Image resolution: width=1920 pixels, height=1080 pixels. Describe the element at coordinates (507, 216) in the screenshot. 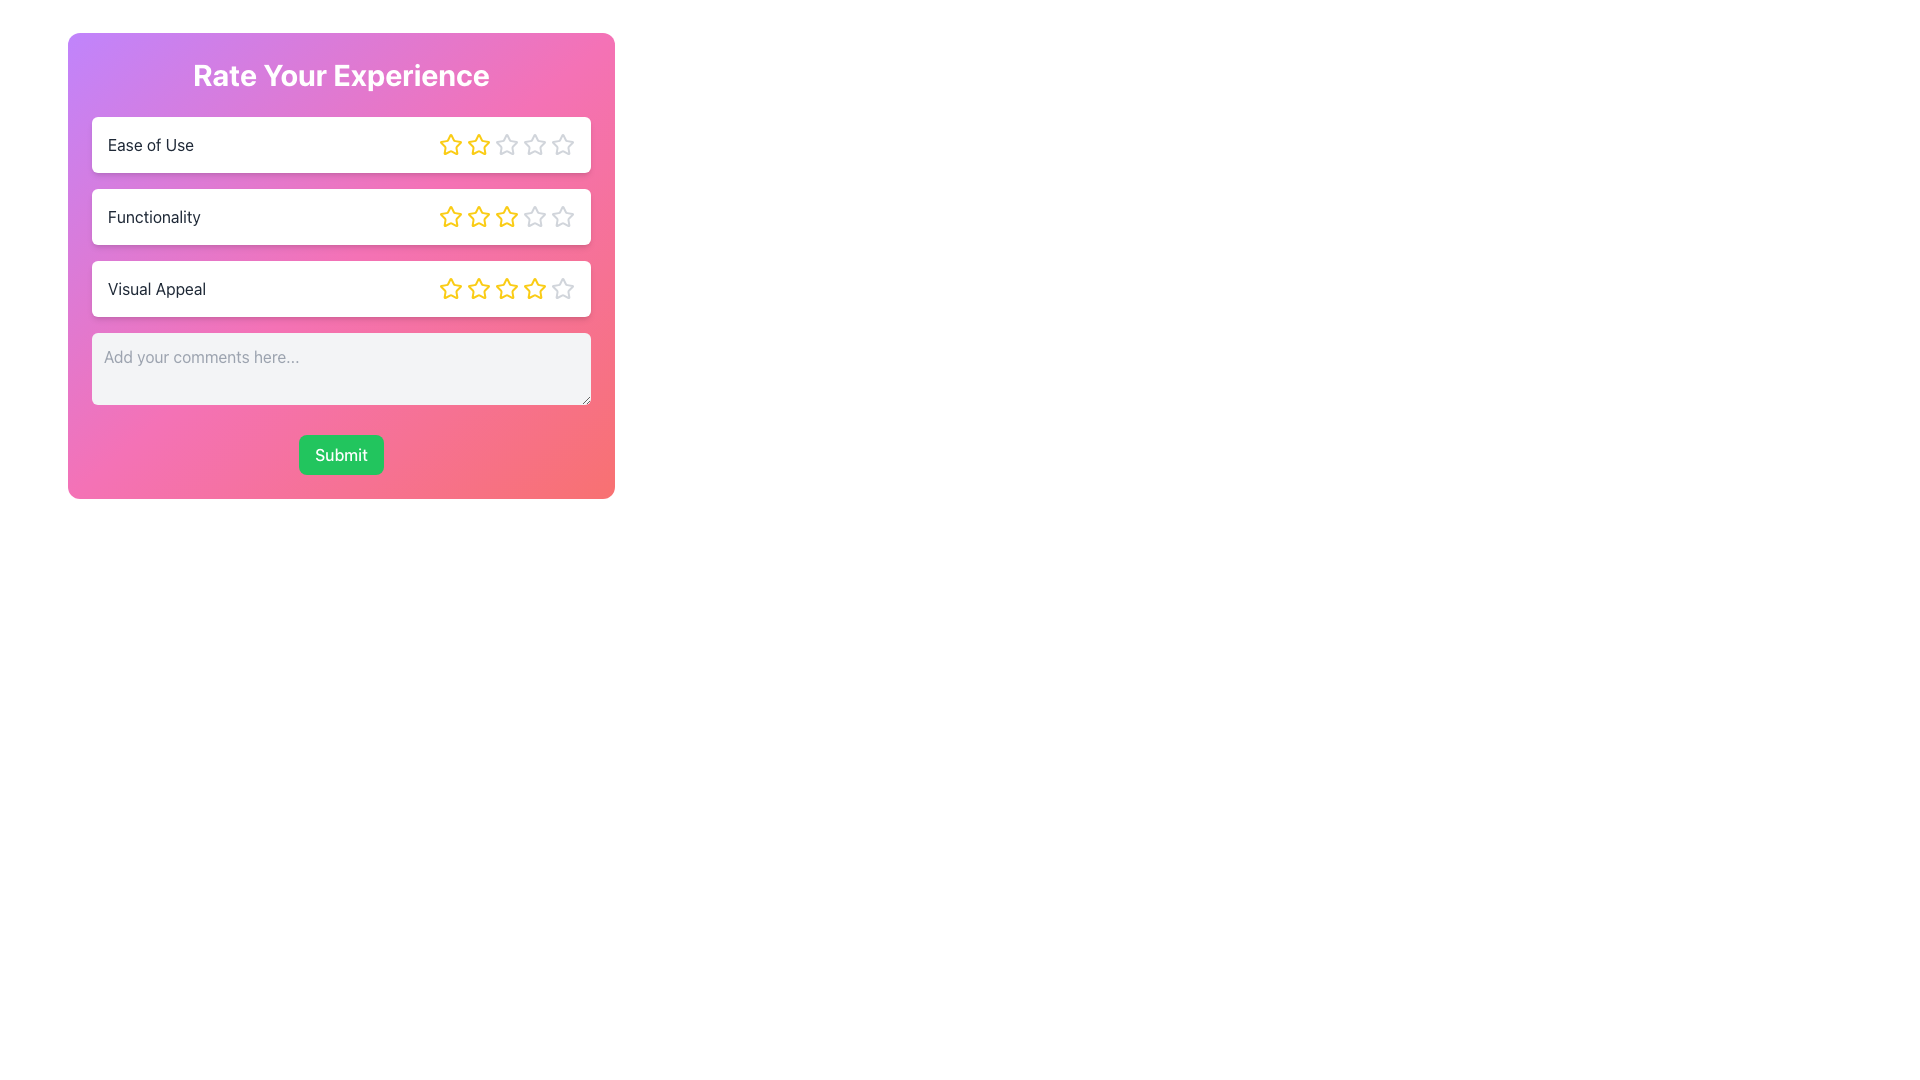

I see `the third star in the five-star rating bar` at that location.